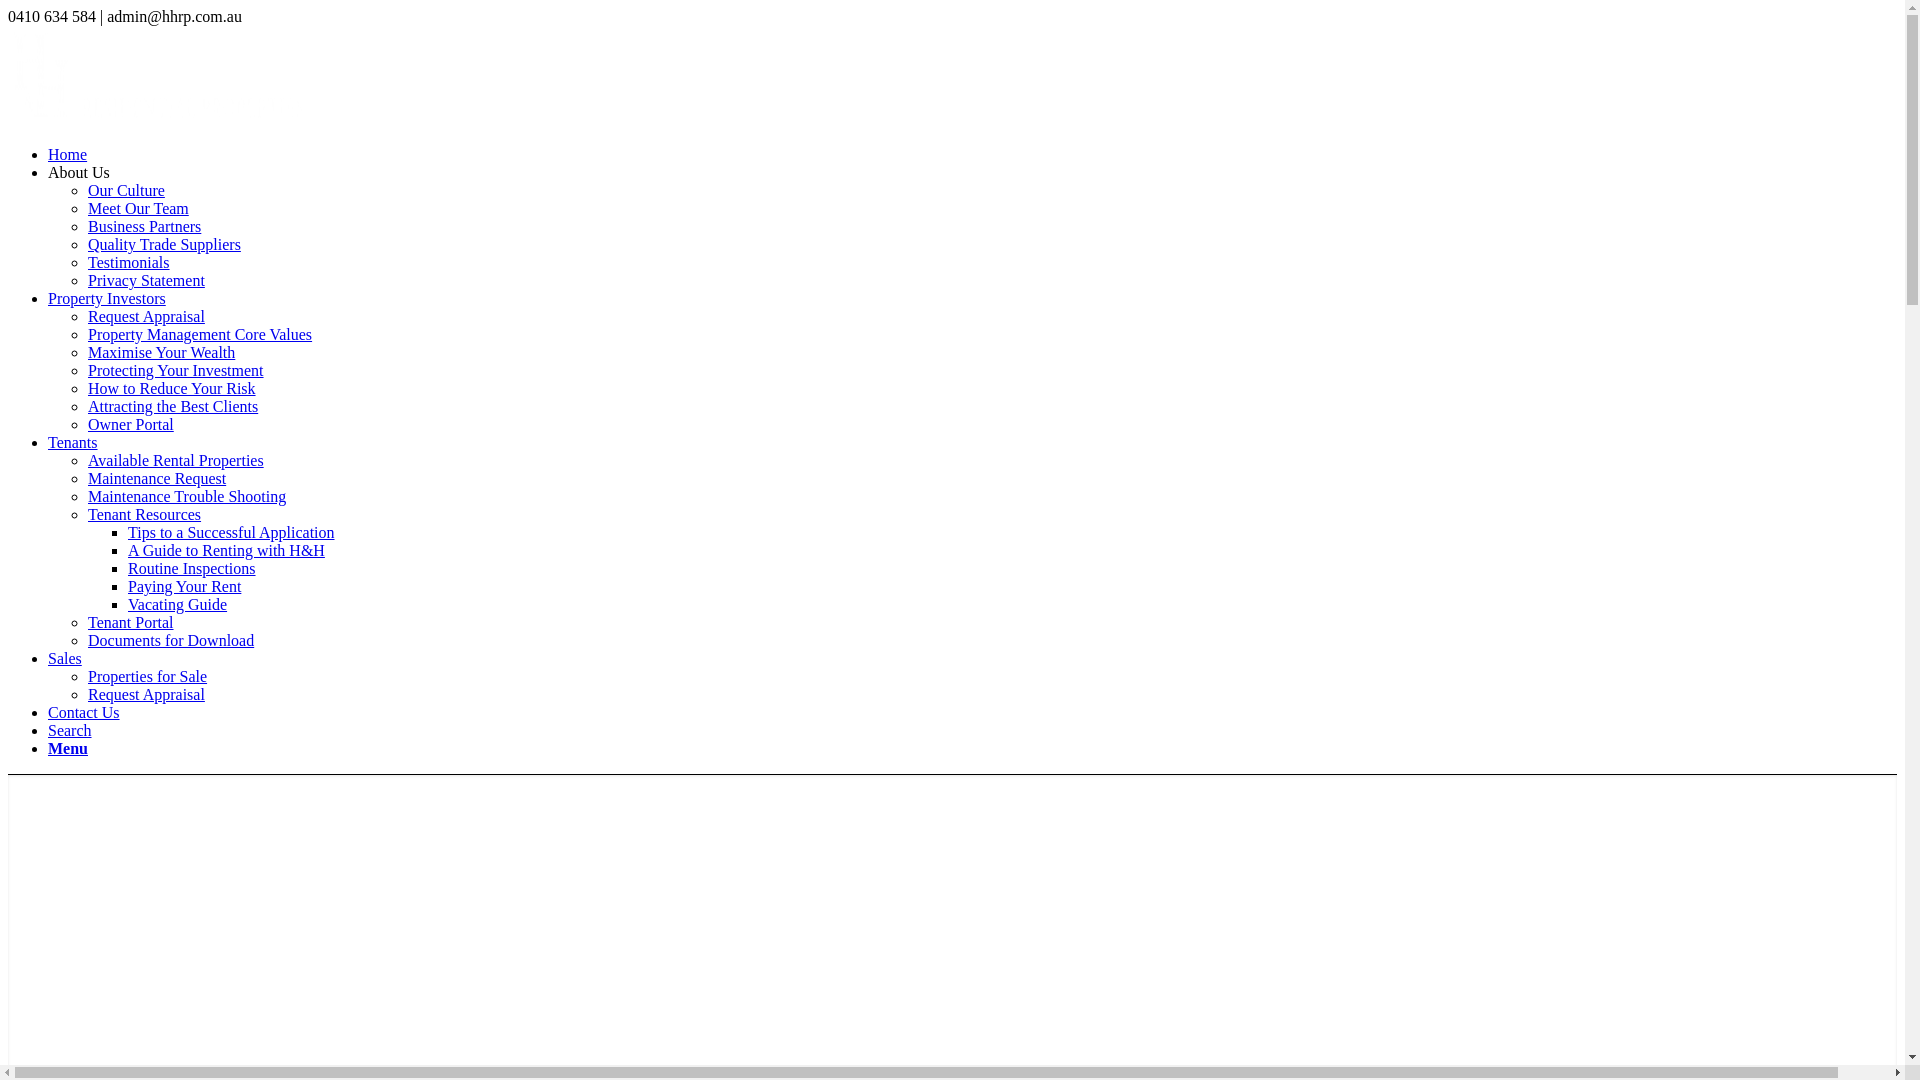  What do you see at coordinates (145, 315) in the screenshot?
I see `'Request Appraisal'` at bounding box center [145, 315].